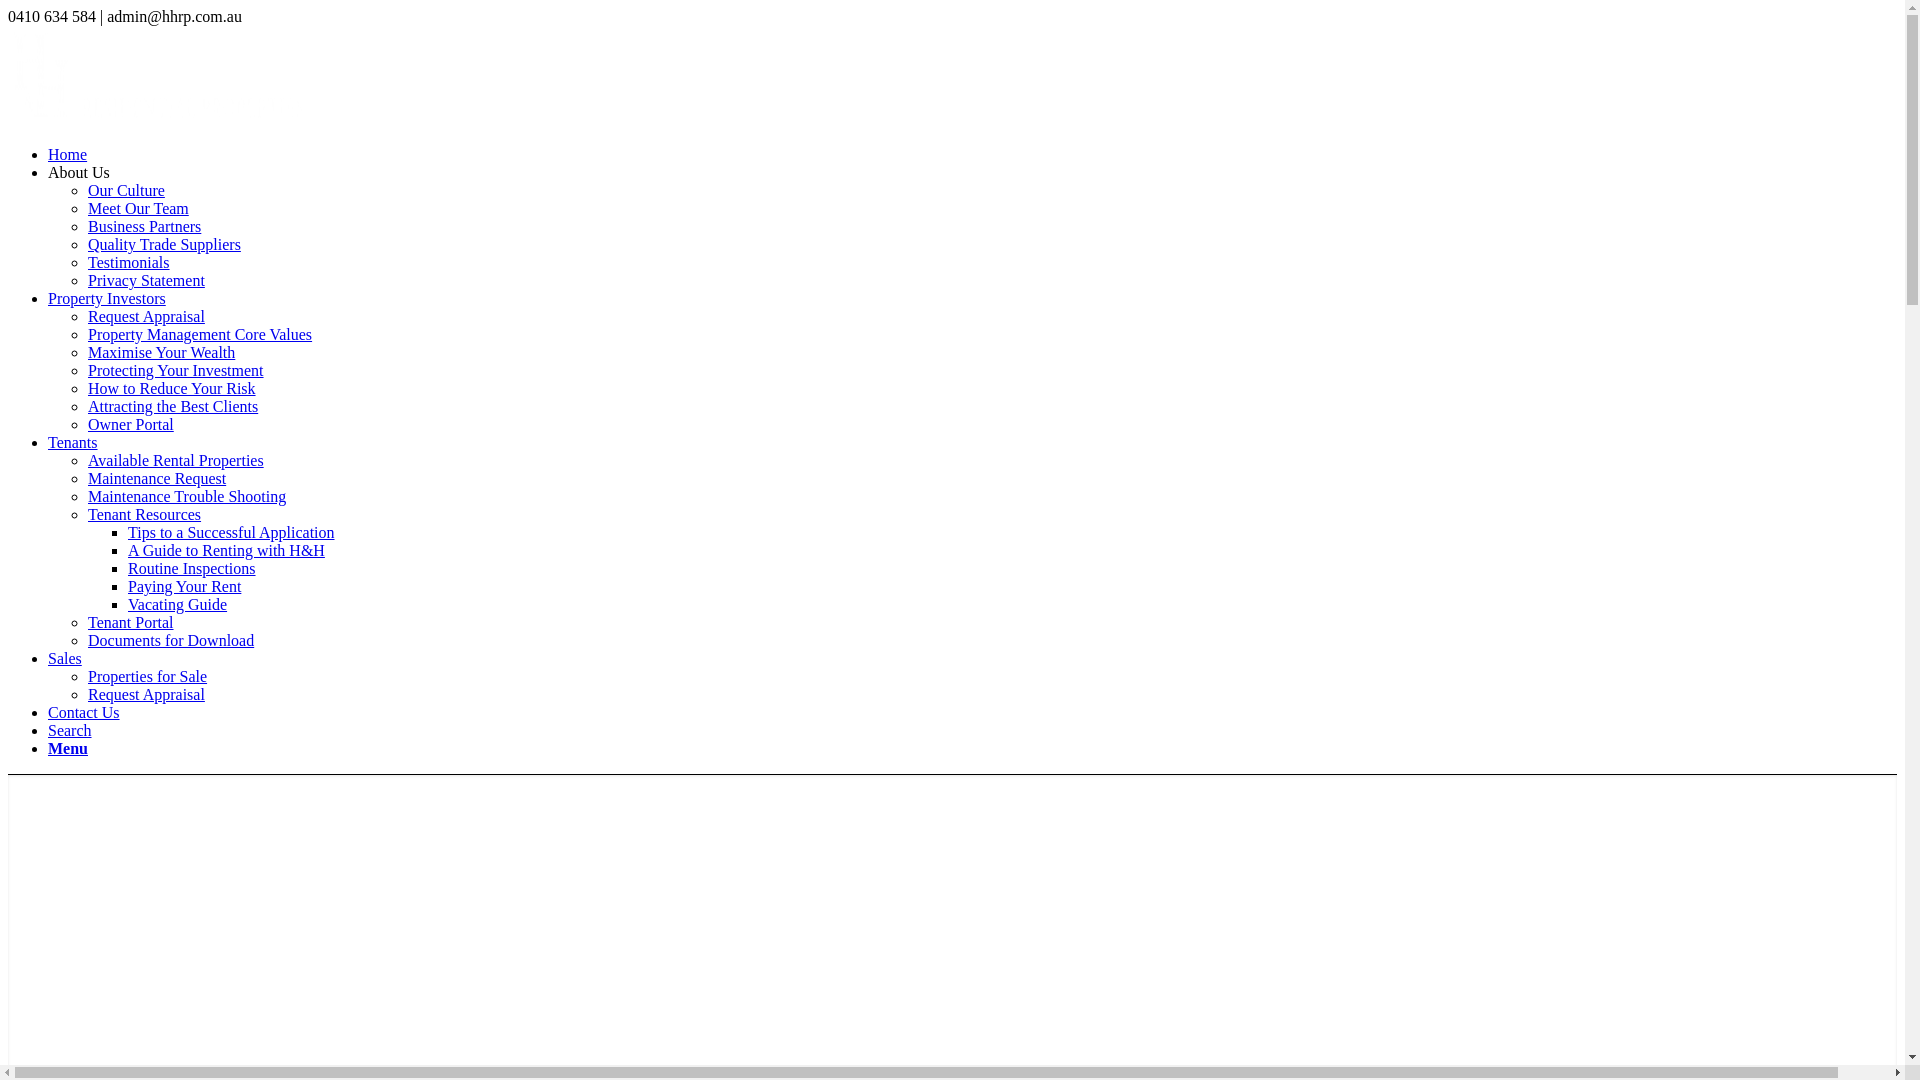  What do you see at coordinates (145, 315) in the screenshot?
I see `'Request Appraisal'` at bounding box center [145, 315].